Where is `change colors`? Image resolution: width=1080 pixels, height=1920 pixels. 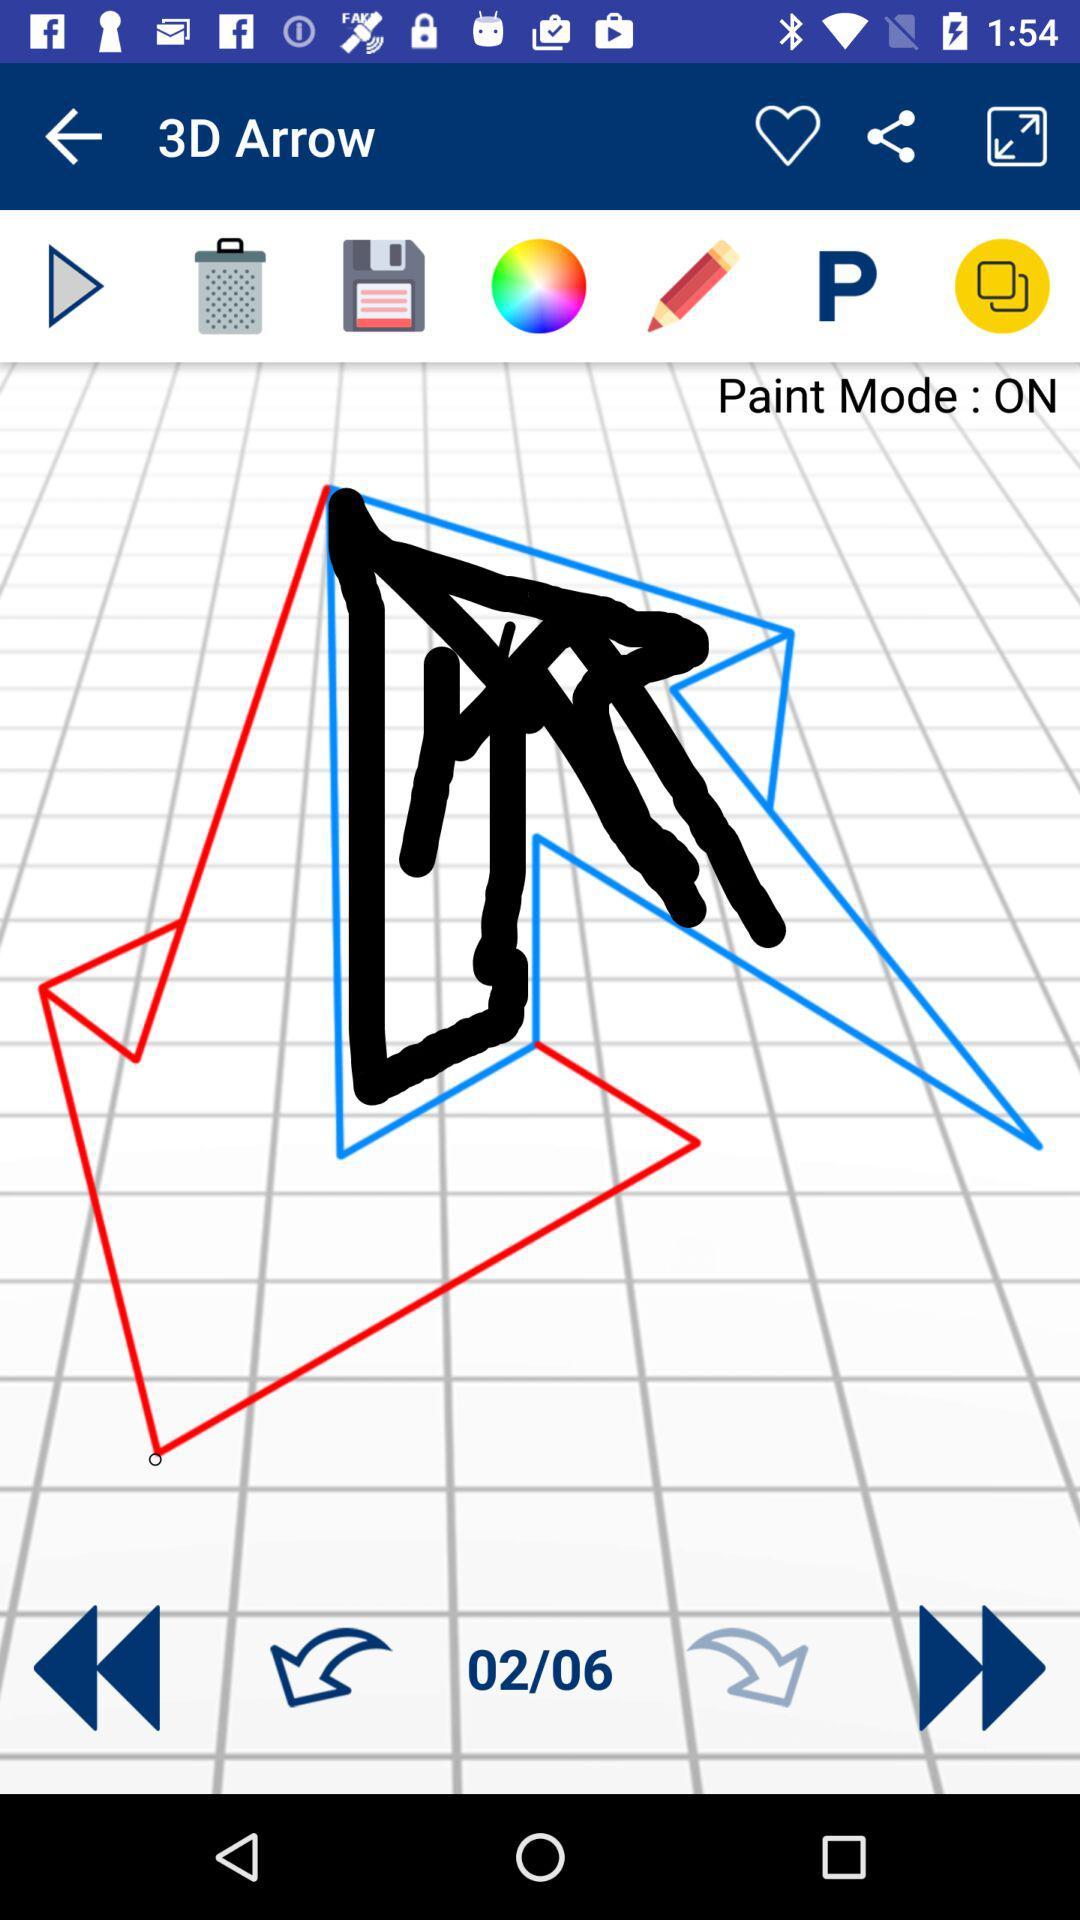
change colors is located at coordinates (537, 285).